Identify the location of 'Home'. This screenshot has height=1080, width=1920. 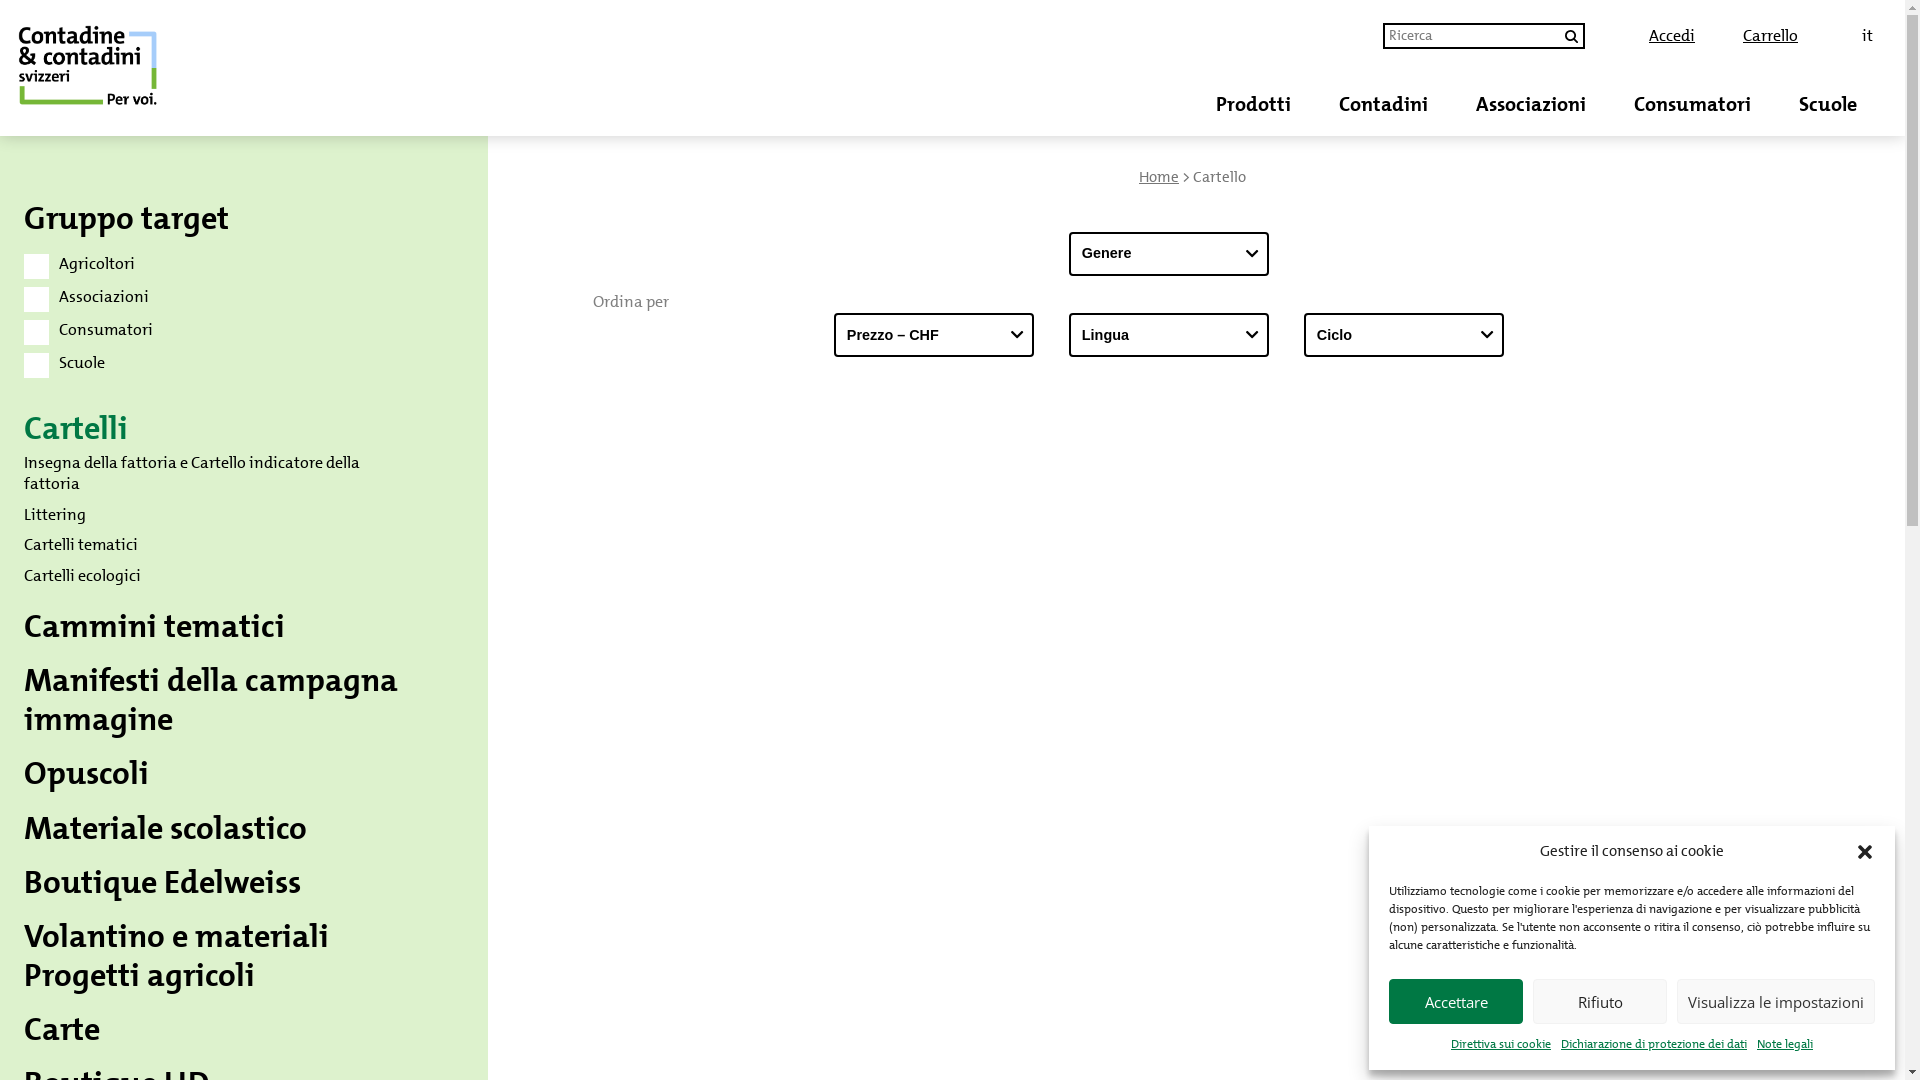
(1138, 176).